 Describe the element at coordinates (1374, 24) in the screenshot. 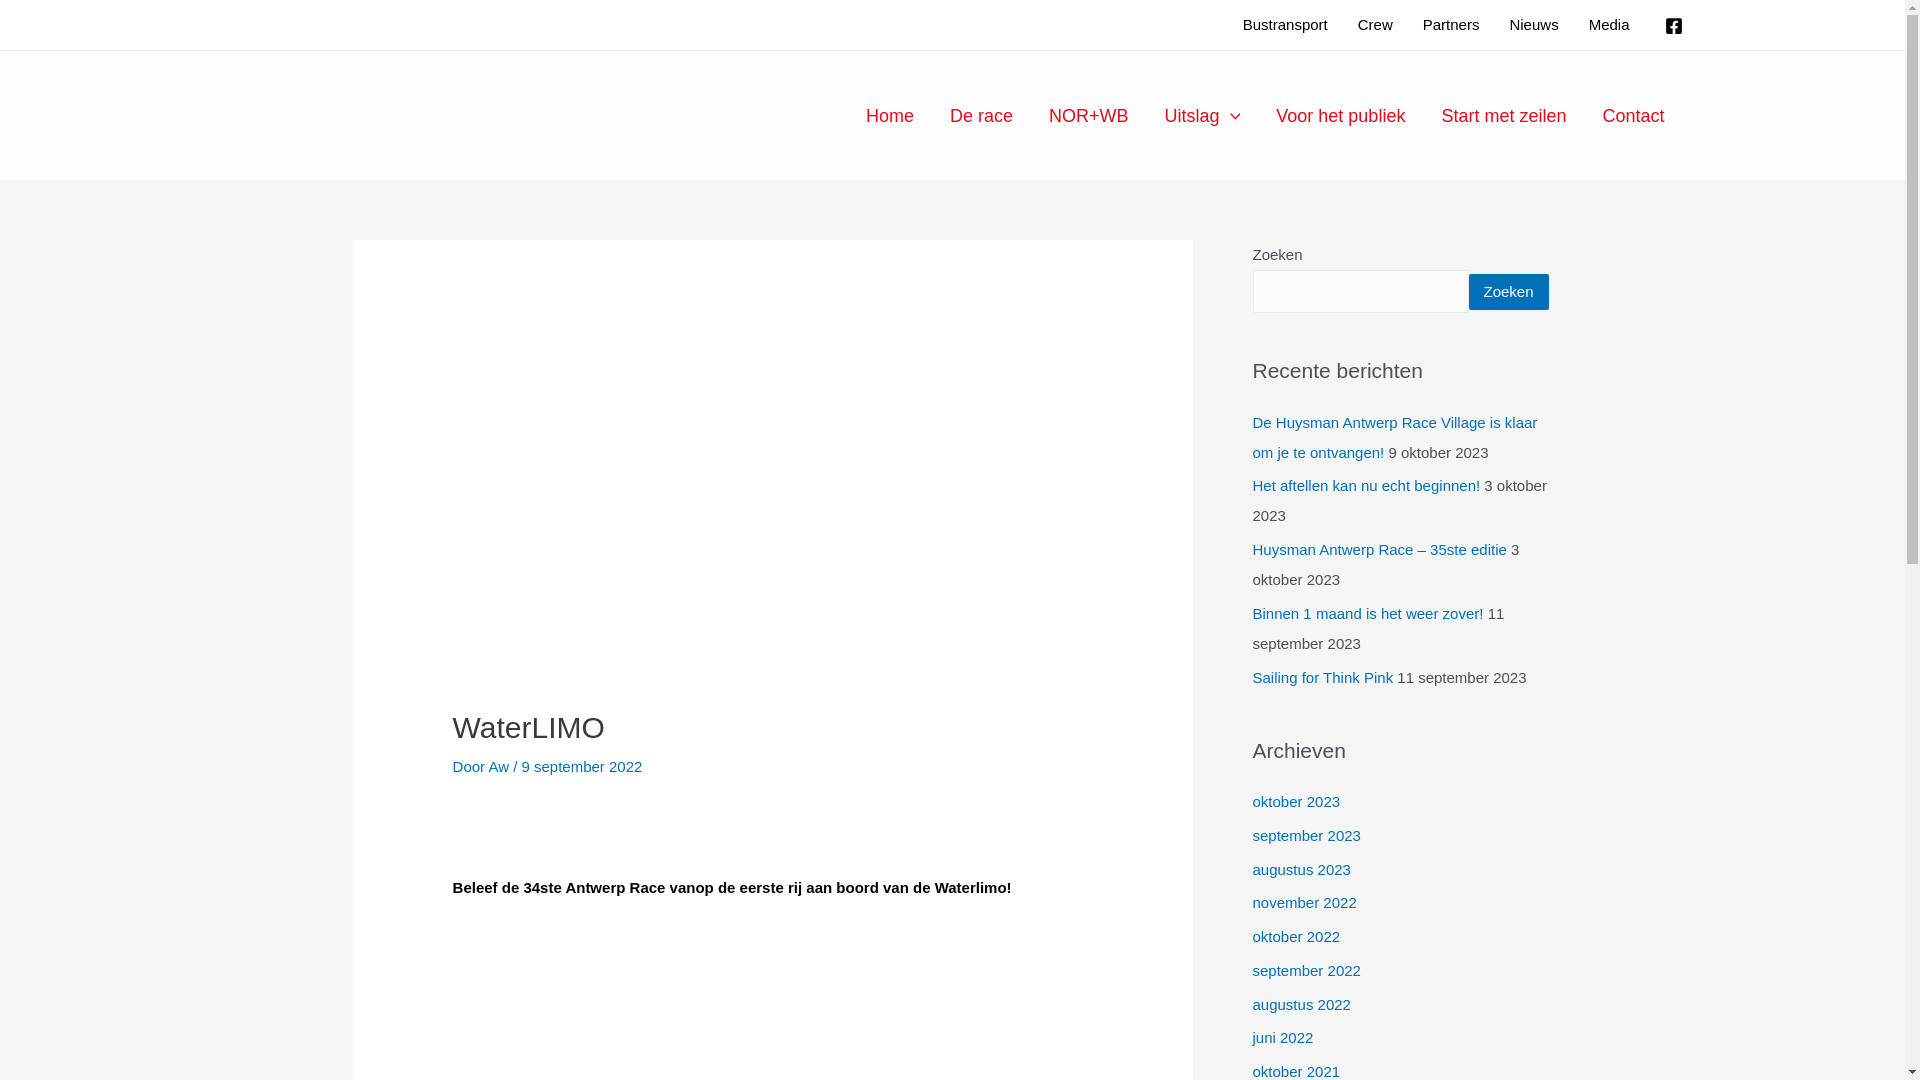

I see `'Crew'` at that location.